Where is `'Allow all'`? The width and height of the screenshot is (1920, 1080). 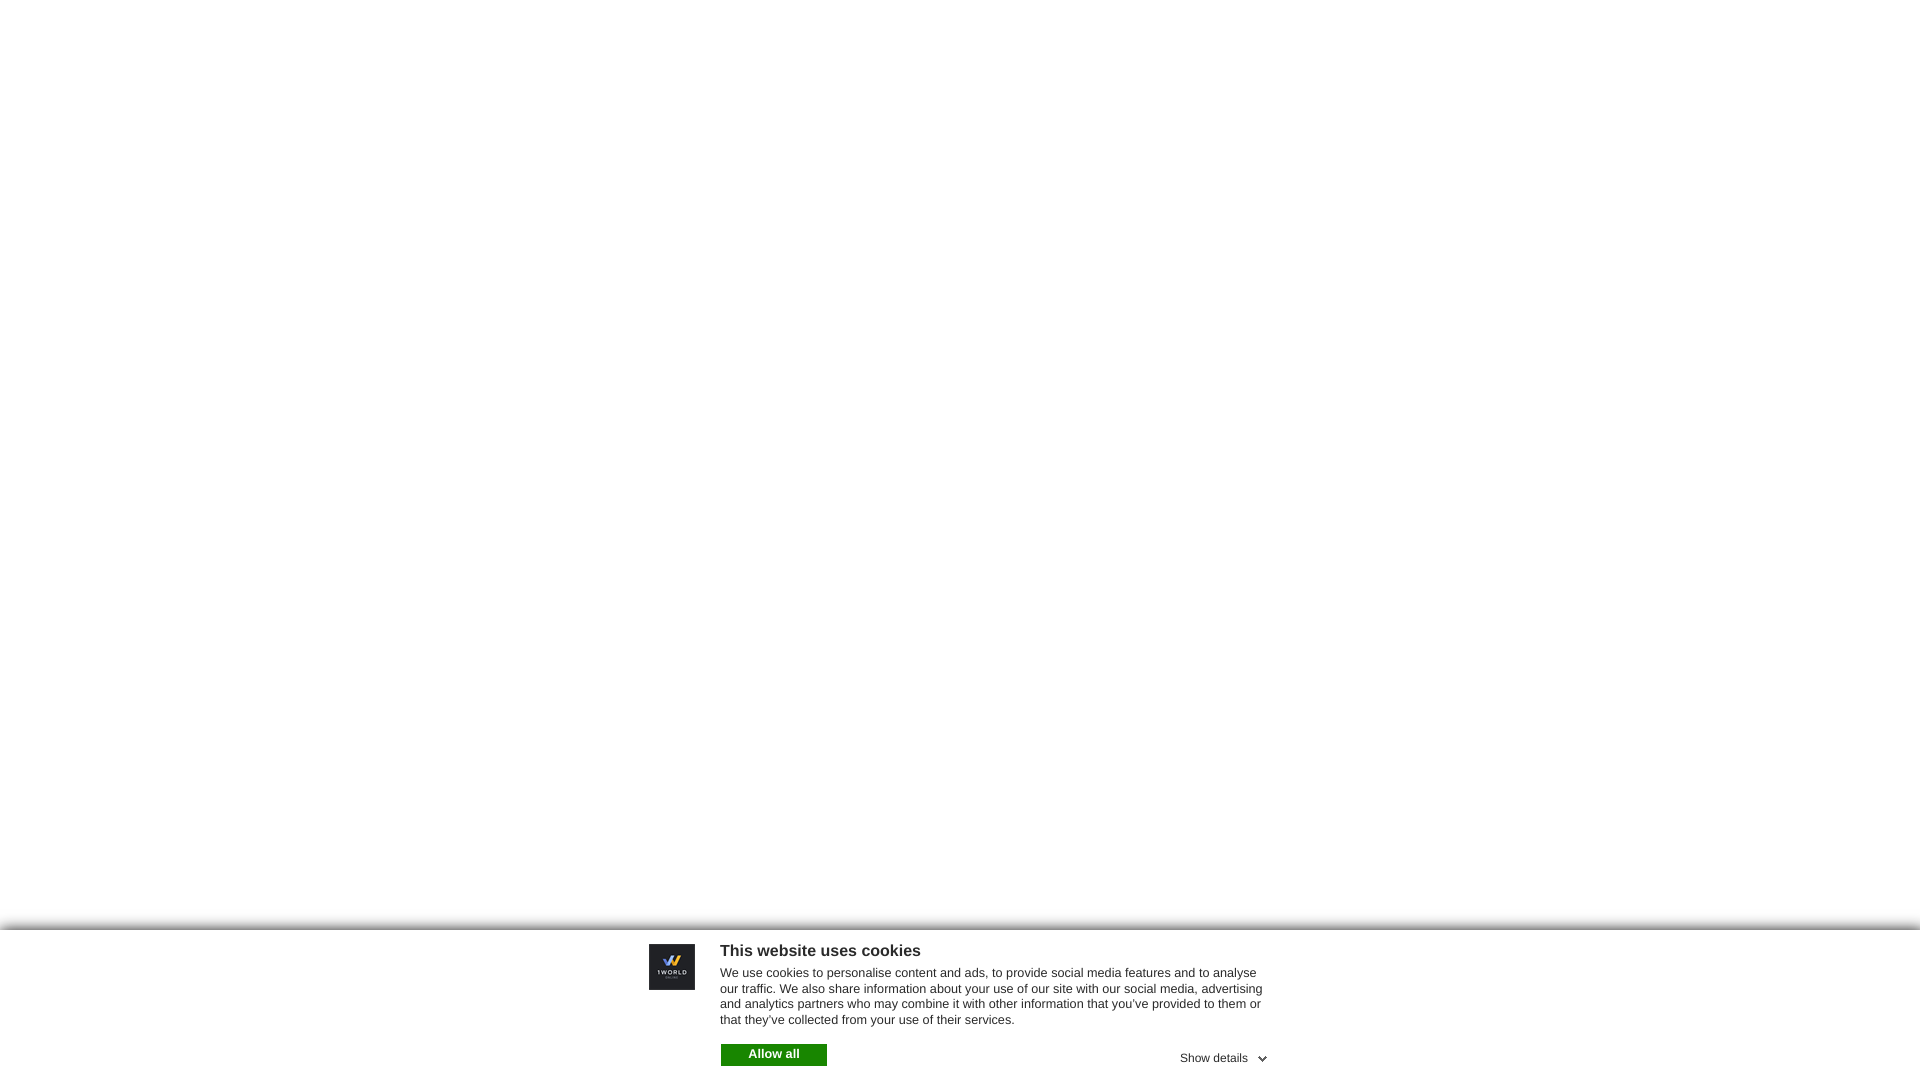 'Allow all' is located at coordinates (772, 1054).